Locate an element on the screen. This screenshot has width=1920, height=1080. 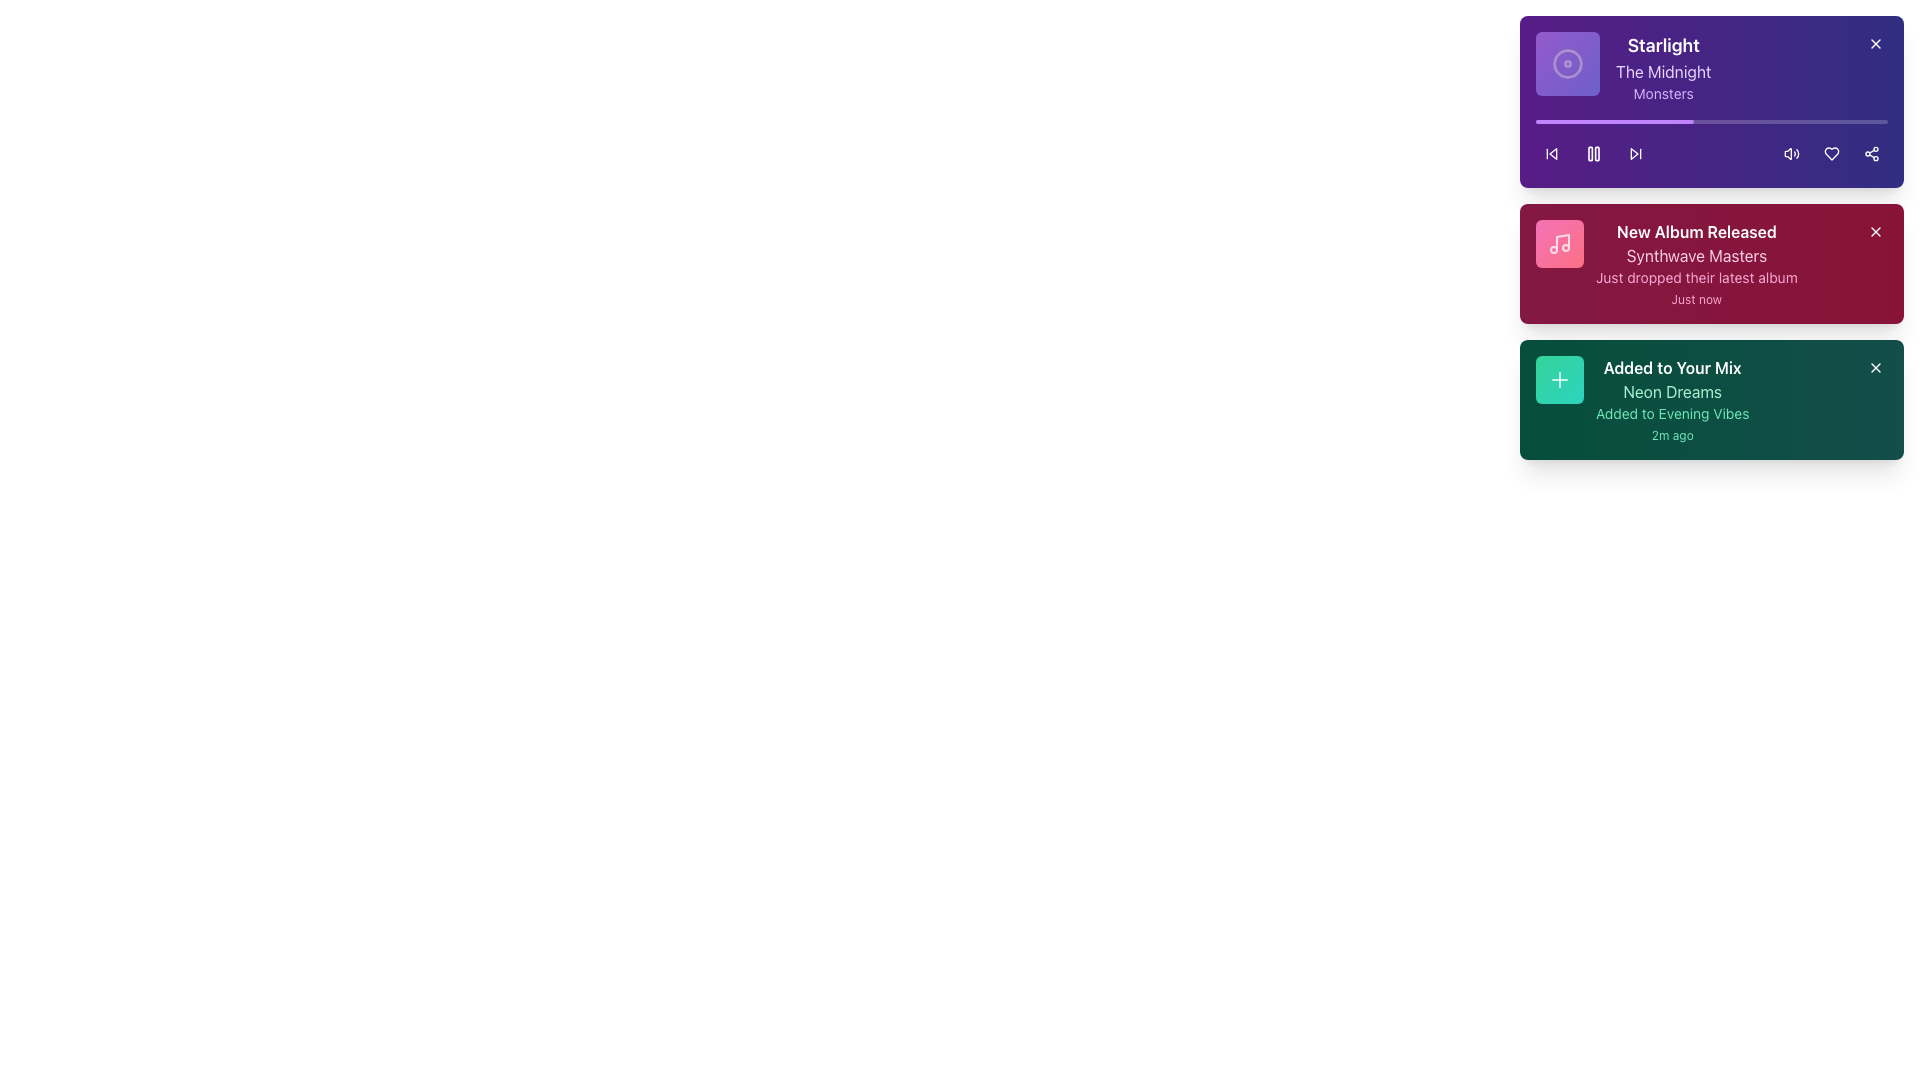
the close button located in the top-right corner of the card layout titled 'New Album Released' is located at coordinates (1875, 230).